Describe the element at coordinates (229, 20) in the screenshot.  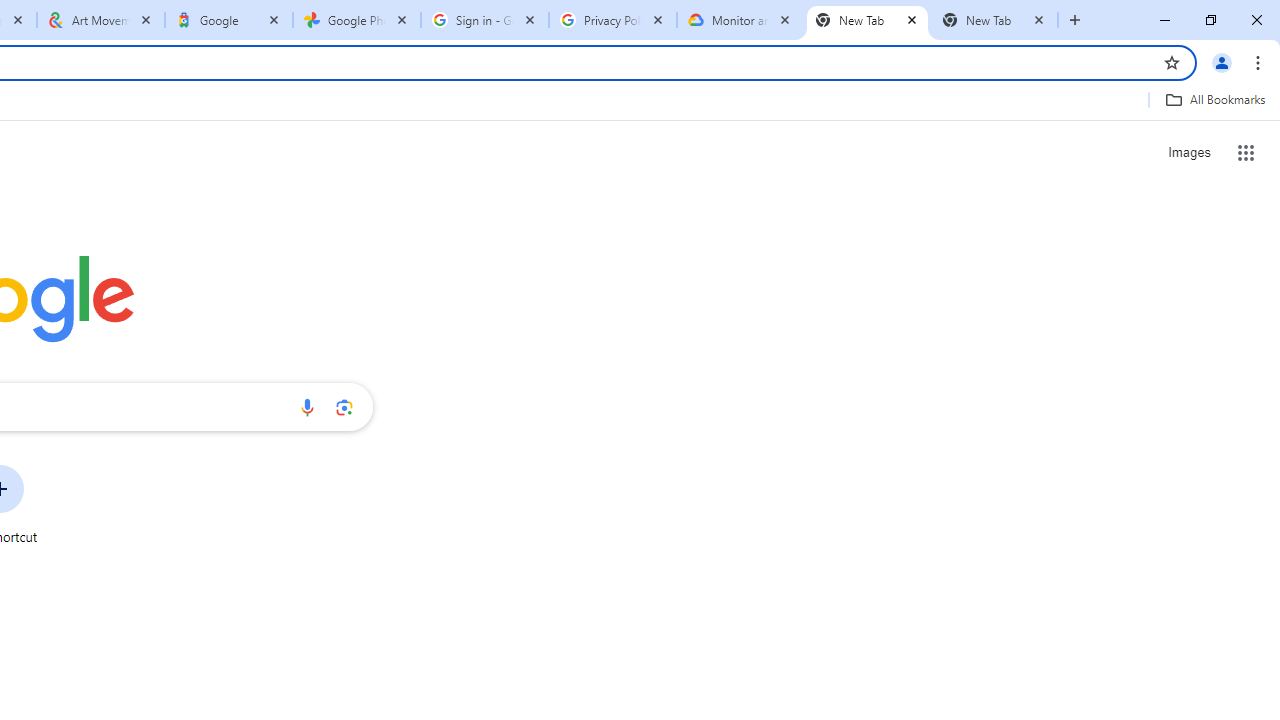
I see `'Google'` at that location.